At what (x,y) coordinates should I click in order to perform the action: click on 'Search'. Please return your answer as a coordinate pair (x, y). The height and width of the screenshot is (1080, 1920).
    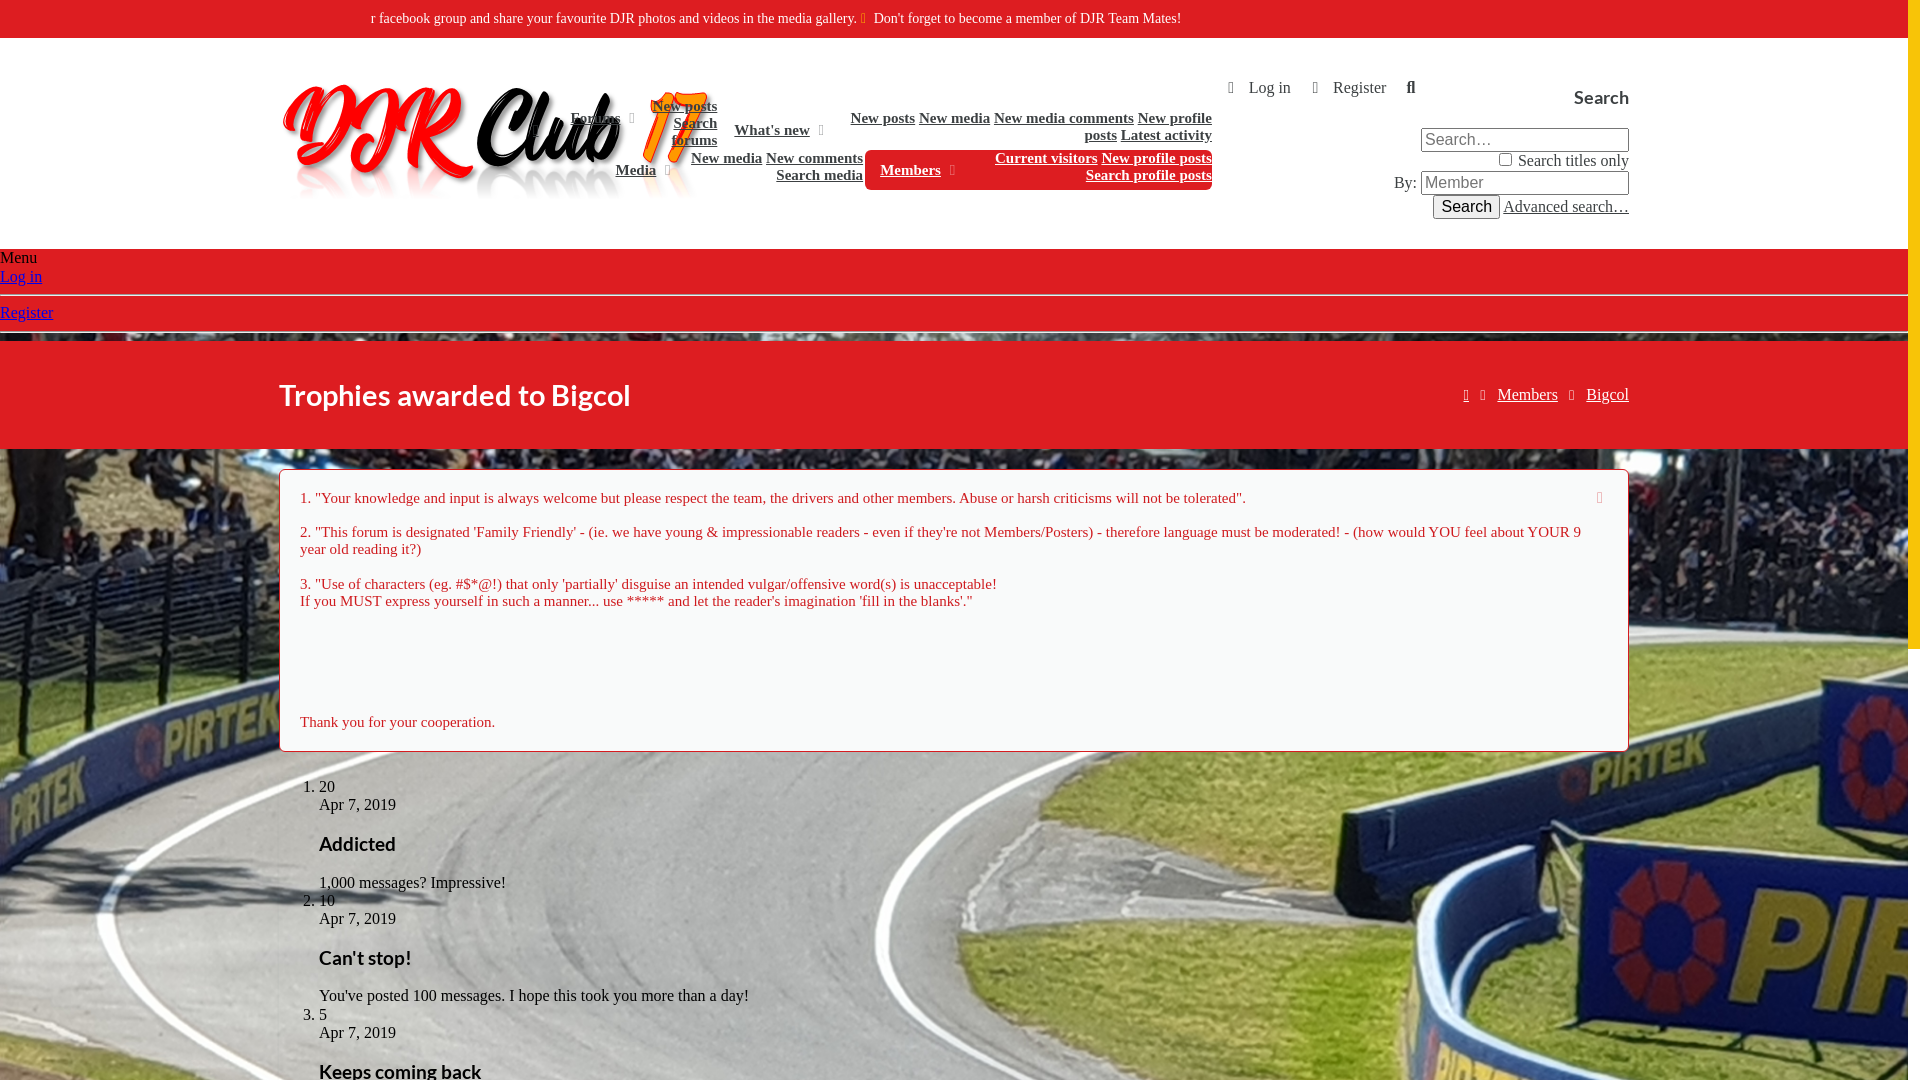
    Looking at the image, I should click on (1410, 87).